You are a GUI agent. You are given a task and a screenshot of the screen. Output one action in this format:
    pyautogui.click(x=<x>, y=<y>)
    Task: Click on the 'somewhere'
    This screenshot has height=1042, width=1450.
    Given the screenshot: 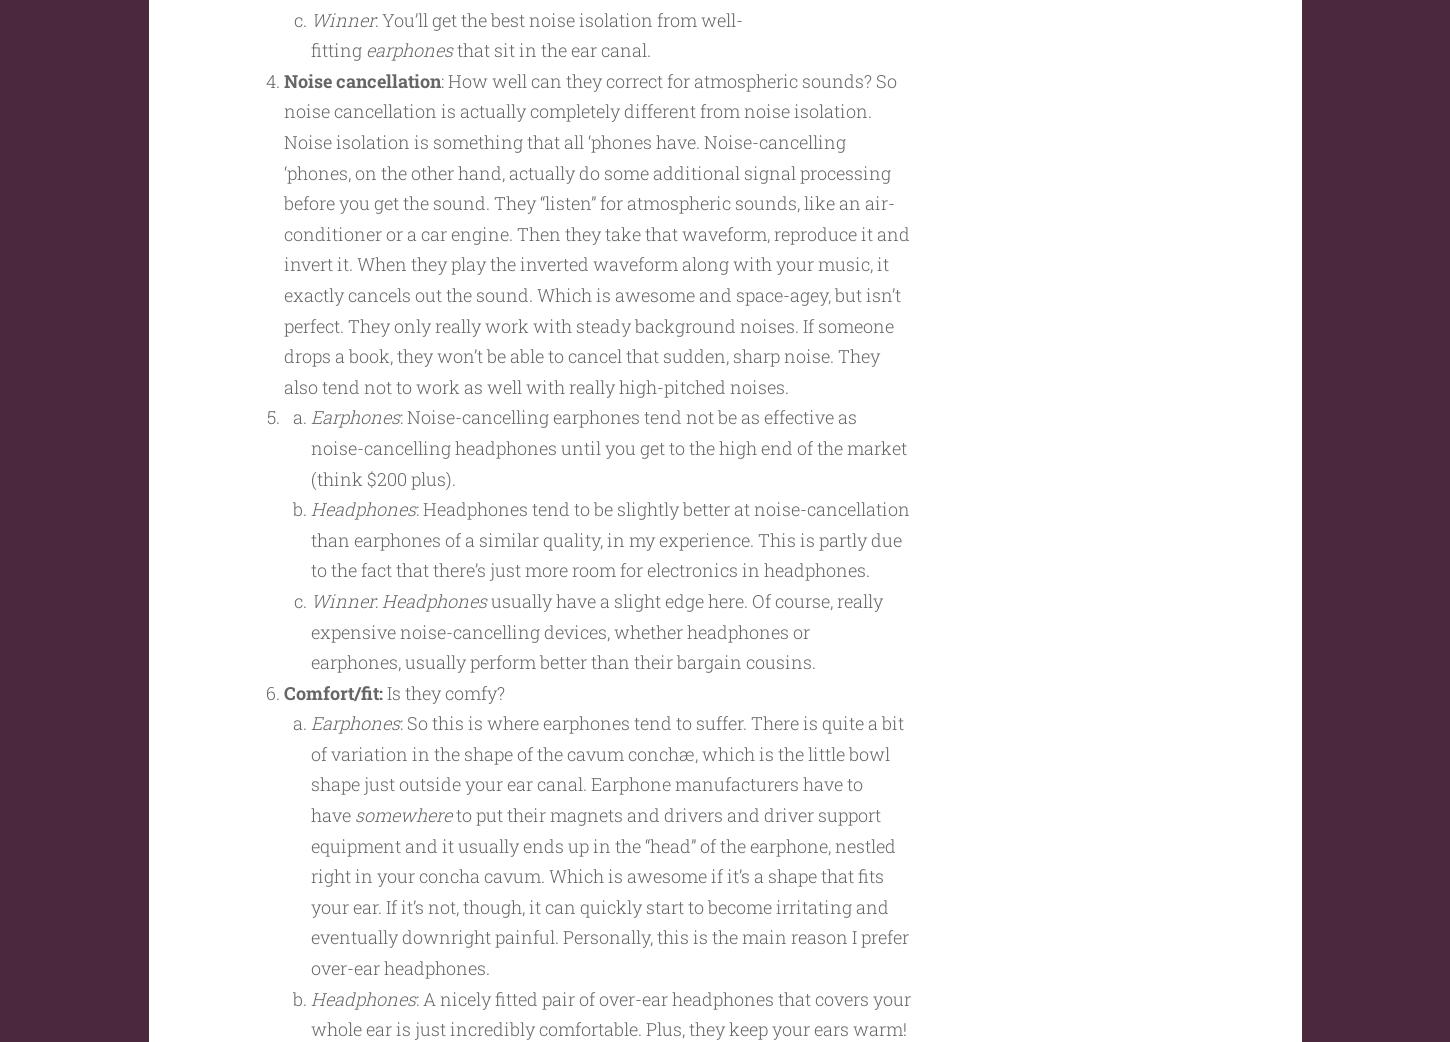 What is the action you would take?
    pyautogui.click(x=403, y=852)
    